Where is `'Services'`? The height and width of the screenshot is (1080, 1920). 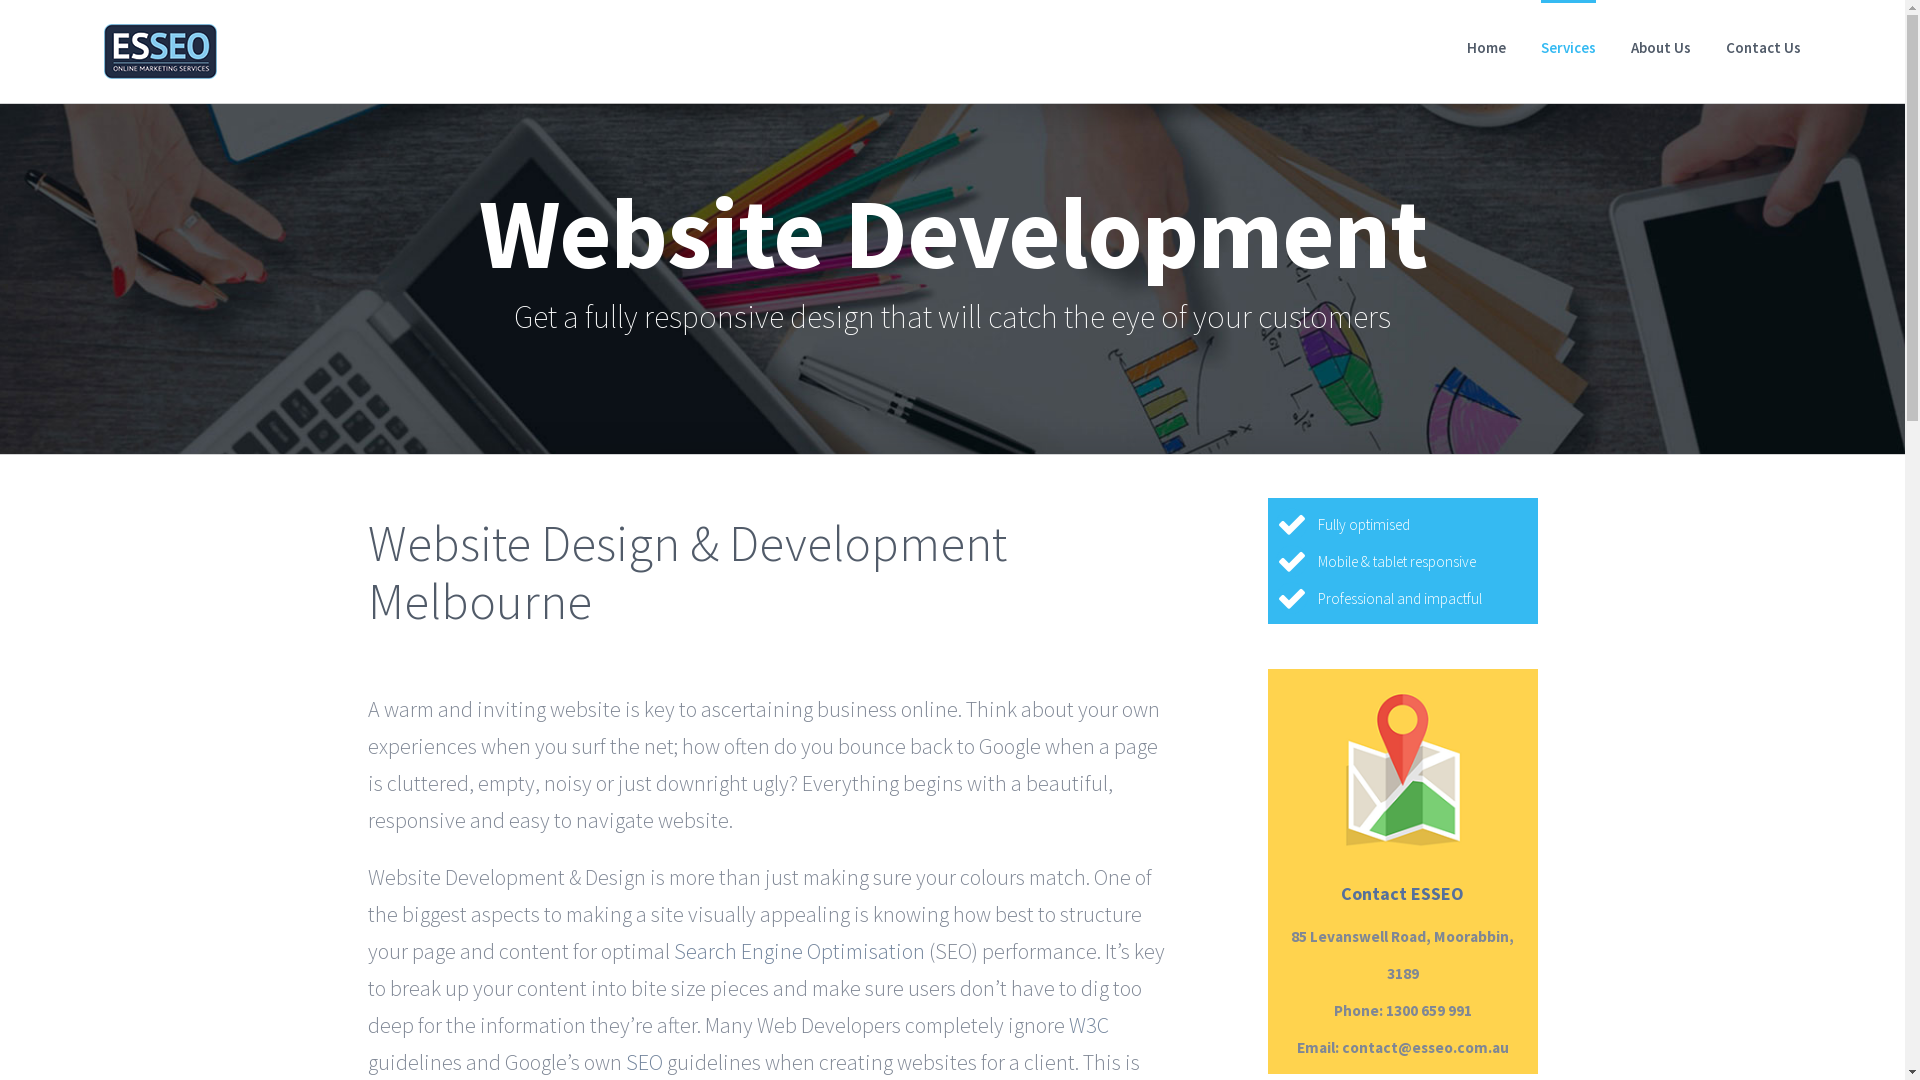
'Services' is located at coordinates (1567, 45).